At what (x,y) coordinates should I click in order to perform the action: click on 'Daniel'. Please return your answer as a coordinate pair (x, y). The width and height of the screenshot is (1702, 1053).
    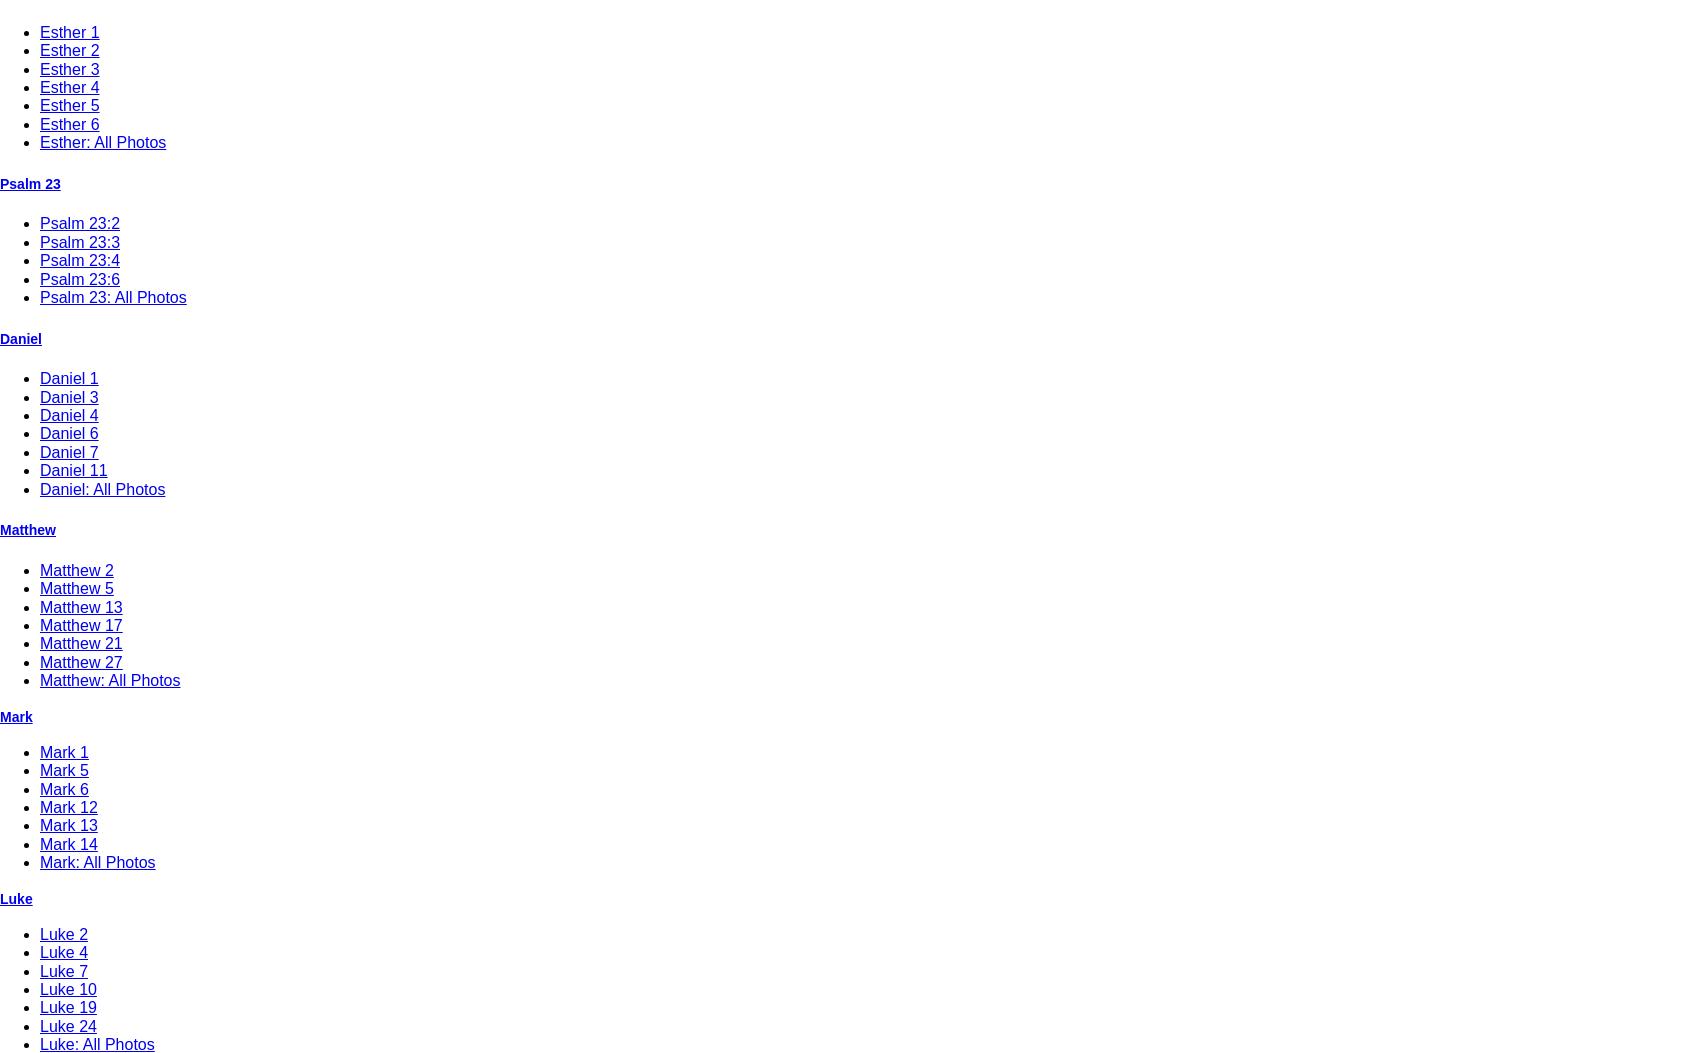
    Looking at the image, I should click on (20, 337).